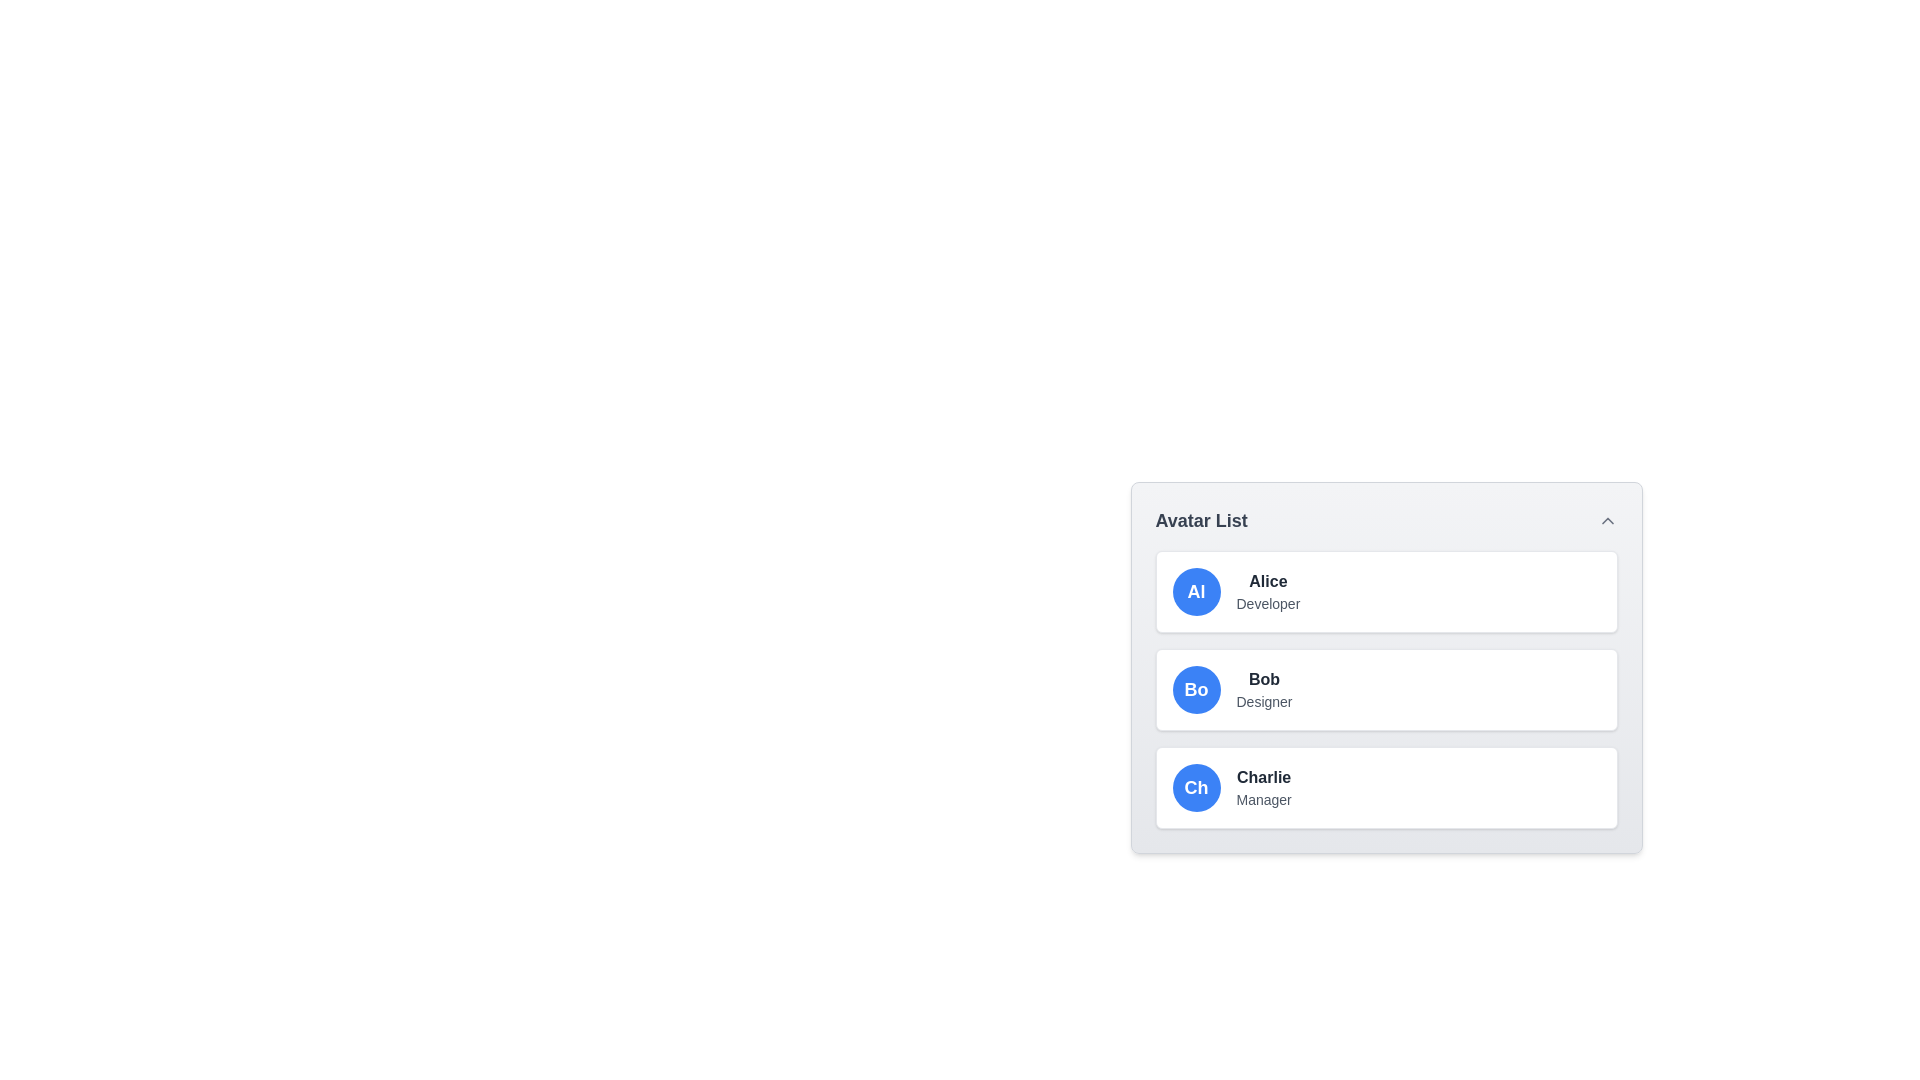  I want to click on static text label indicating Bob's professional designation, which is located below the text 'Bob' and to the right of the circular blue icon with initials 'Bo' in the second list item of the 'Avatar List', so click(1263, 701).